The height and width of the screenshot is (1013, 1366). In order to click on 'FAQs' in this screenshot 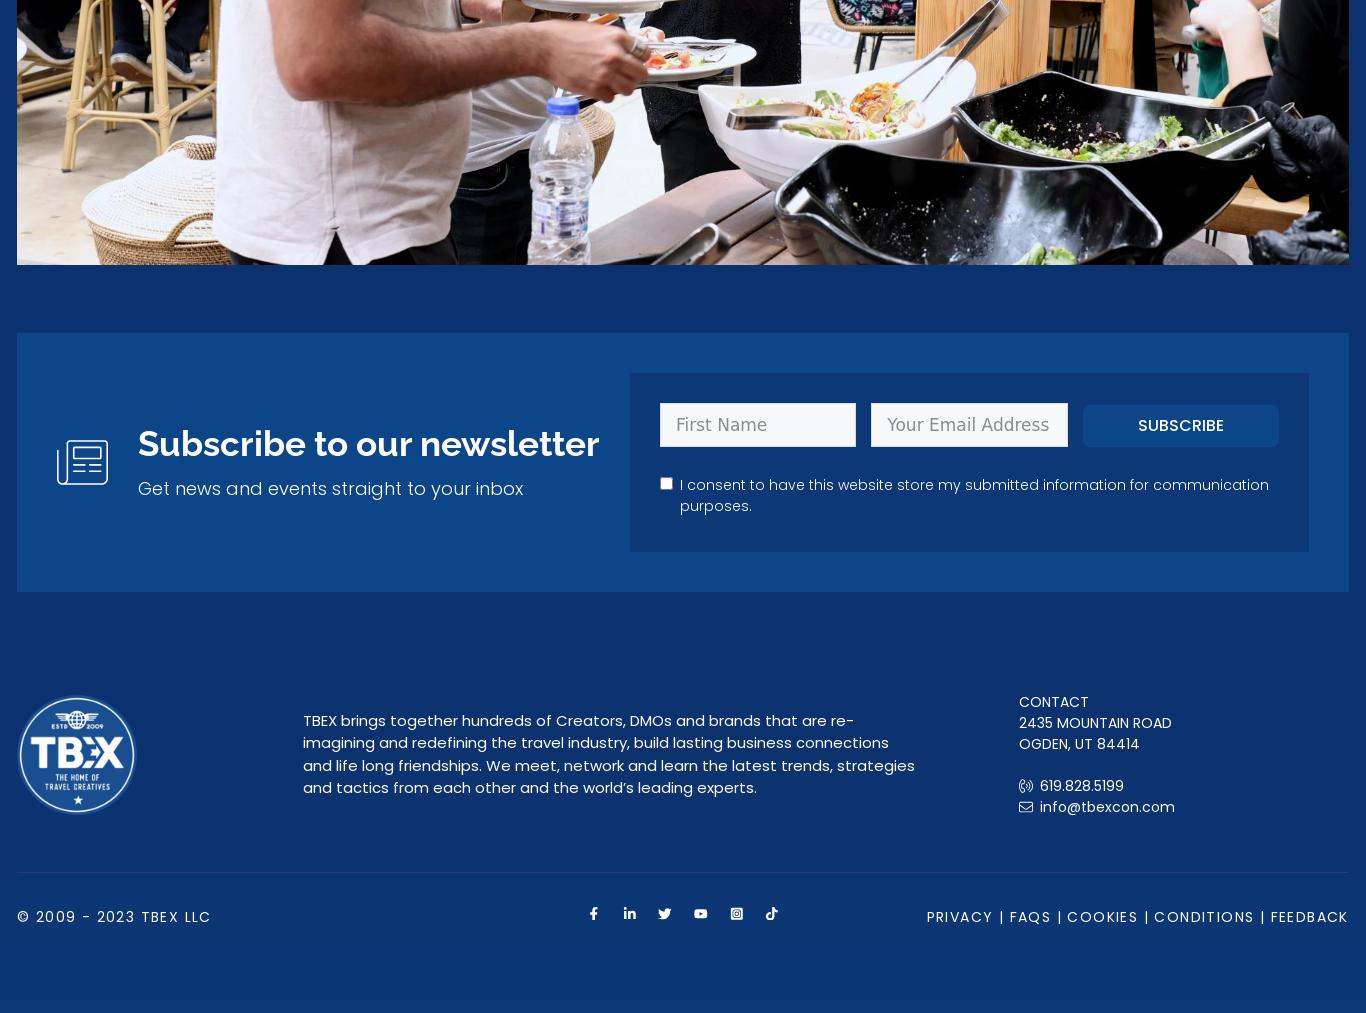, I will do `click(1028, 915)`.